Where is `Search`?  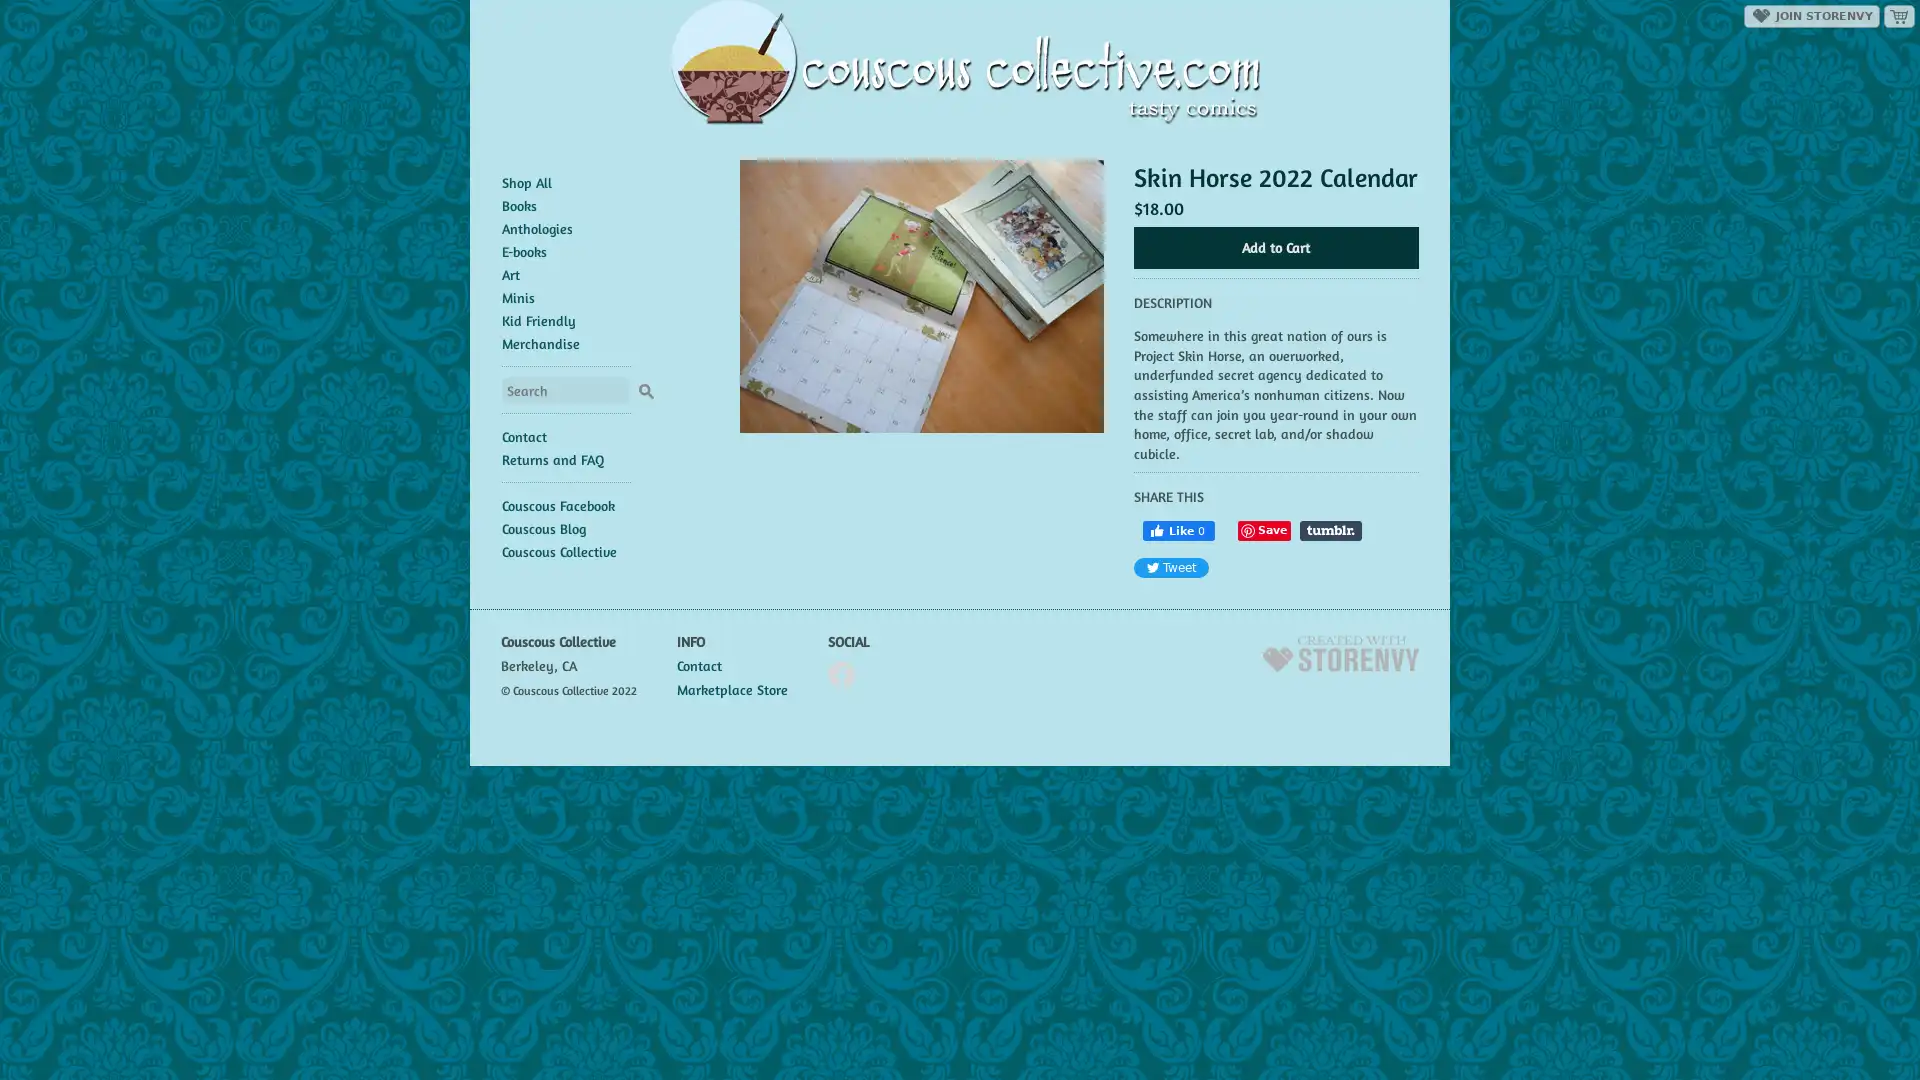 Search is located at coordinates (645, 388).